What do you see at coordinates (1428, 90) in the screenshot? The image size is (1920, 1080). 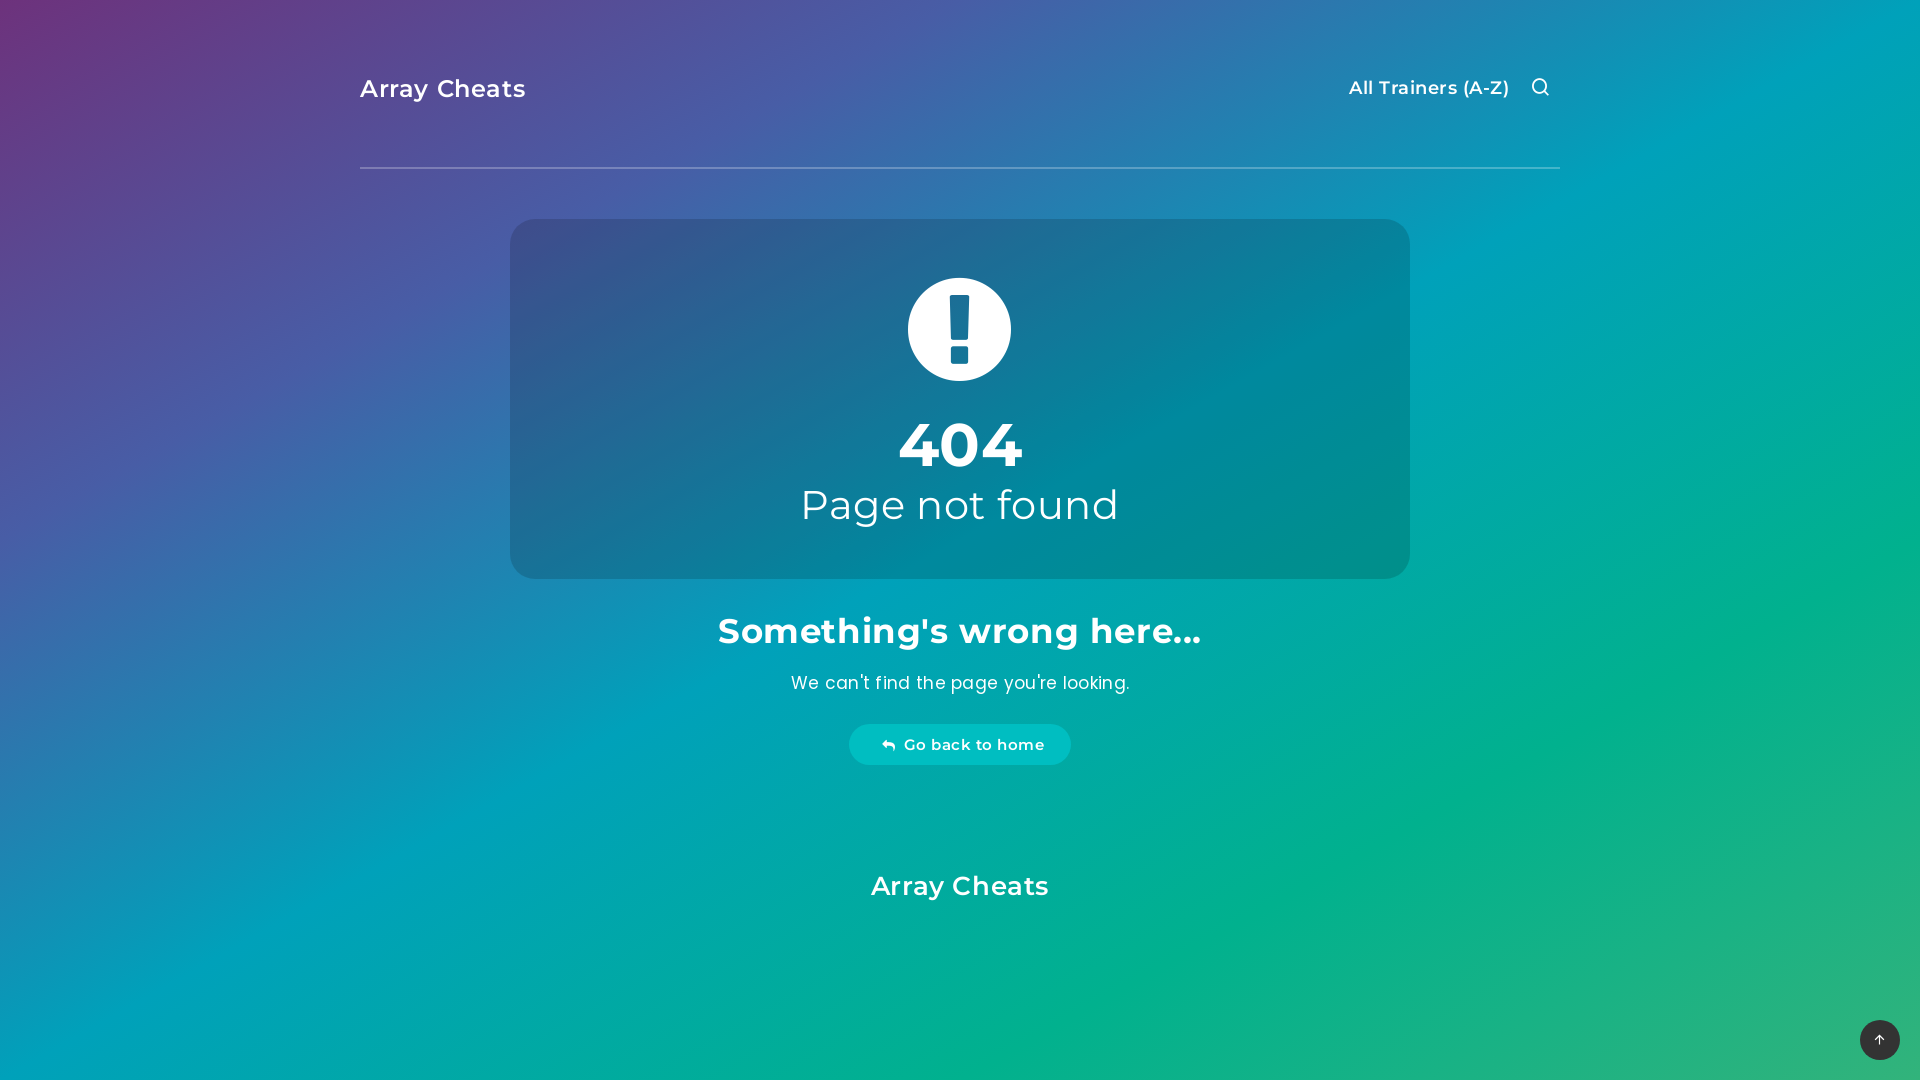 I see `'All Trainers (A-Z)'` at bounding box center [1428, 90].